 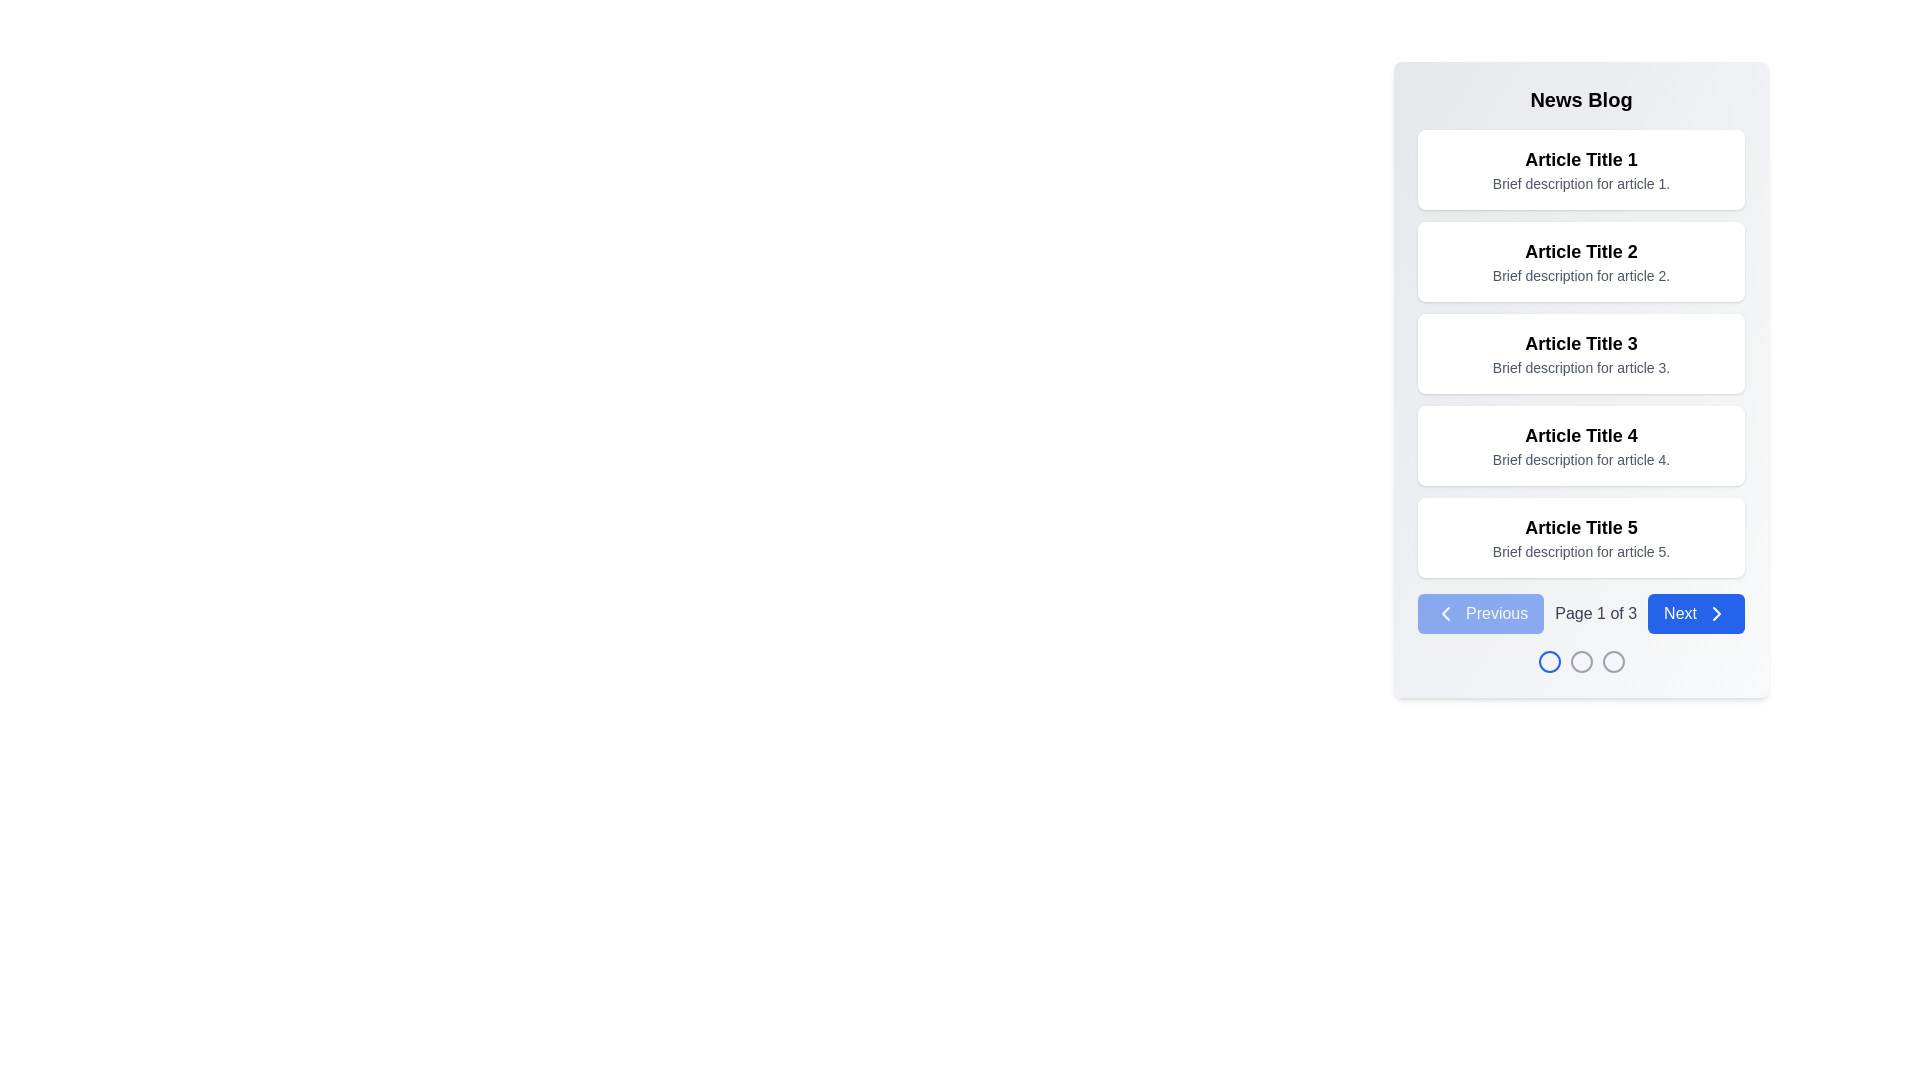 What do you see at coordinates (1695, 612) in the screenshot?
I see `the 'Next' button, which is a rectangular button with white text on a blue background and a right-pointing chevron icon` at bounding box center [1695, 612].